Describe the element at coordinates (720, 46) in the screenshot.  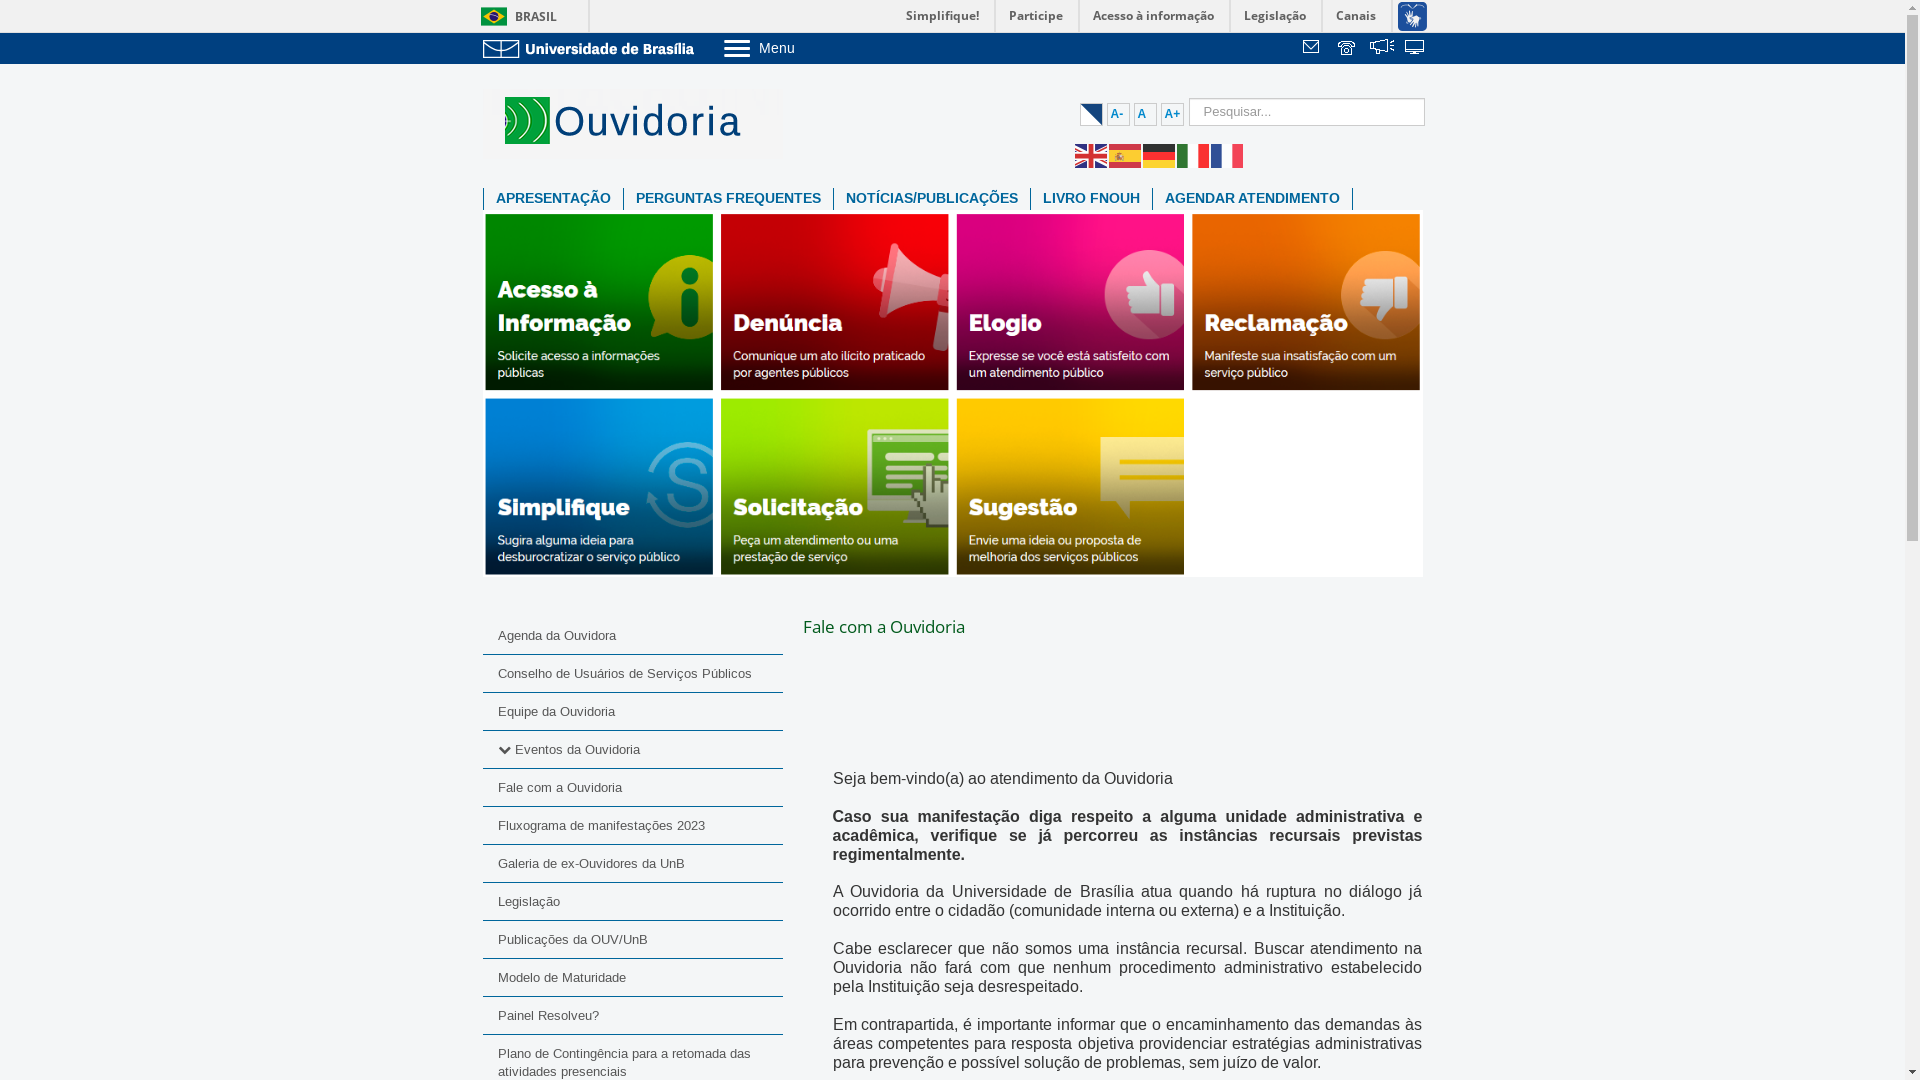
I see `'Menu'` at that location.